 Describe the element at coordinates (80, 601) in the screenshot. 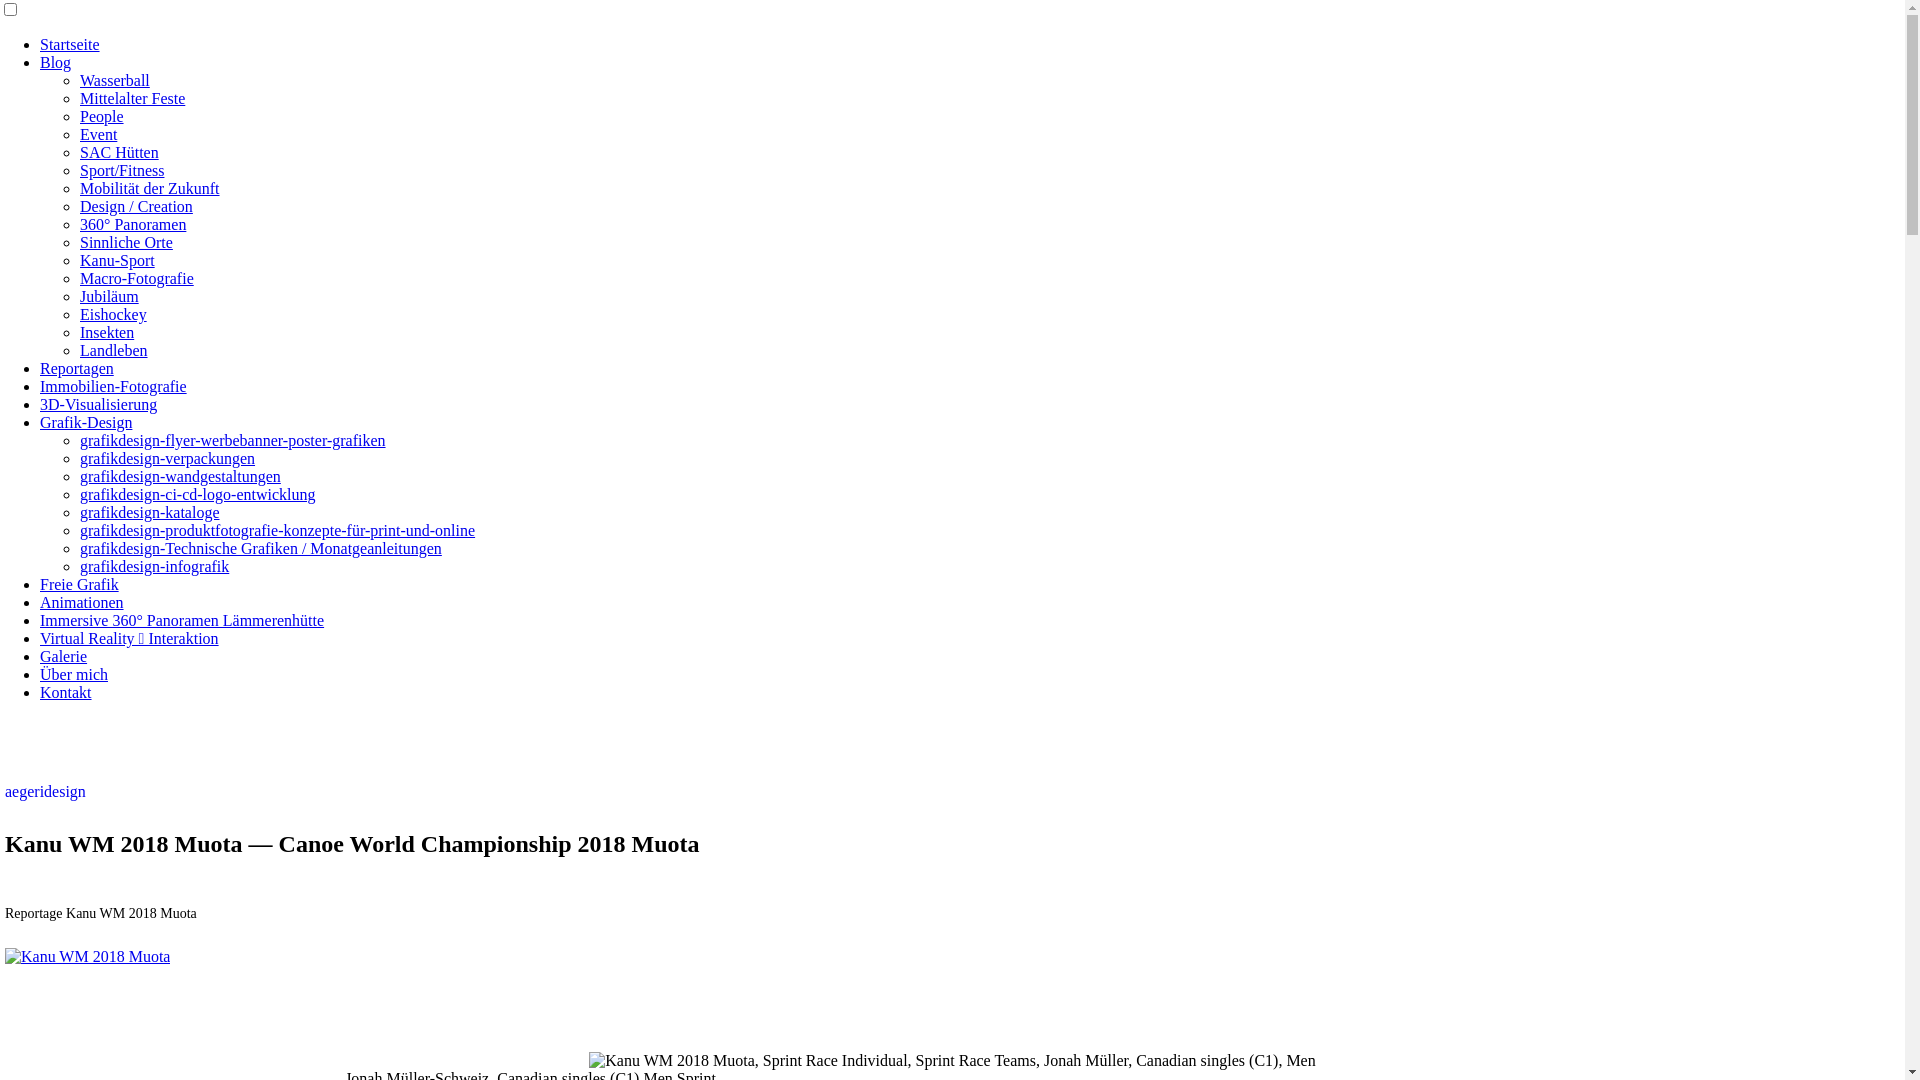

I see `'Animationen'` at that location.